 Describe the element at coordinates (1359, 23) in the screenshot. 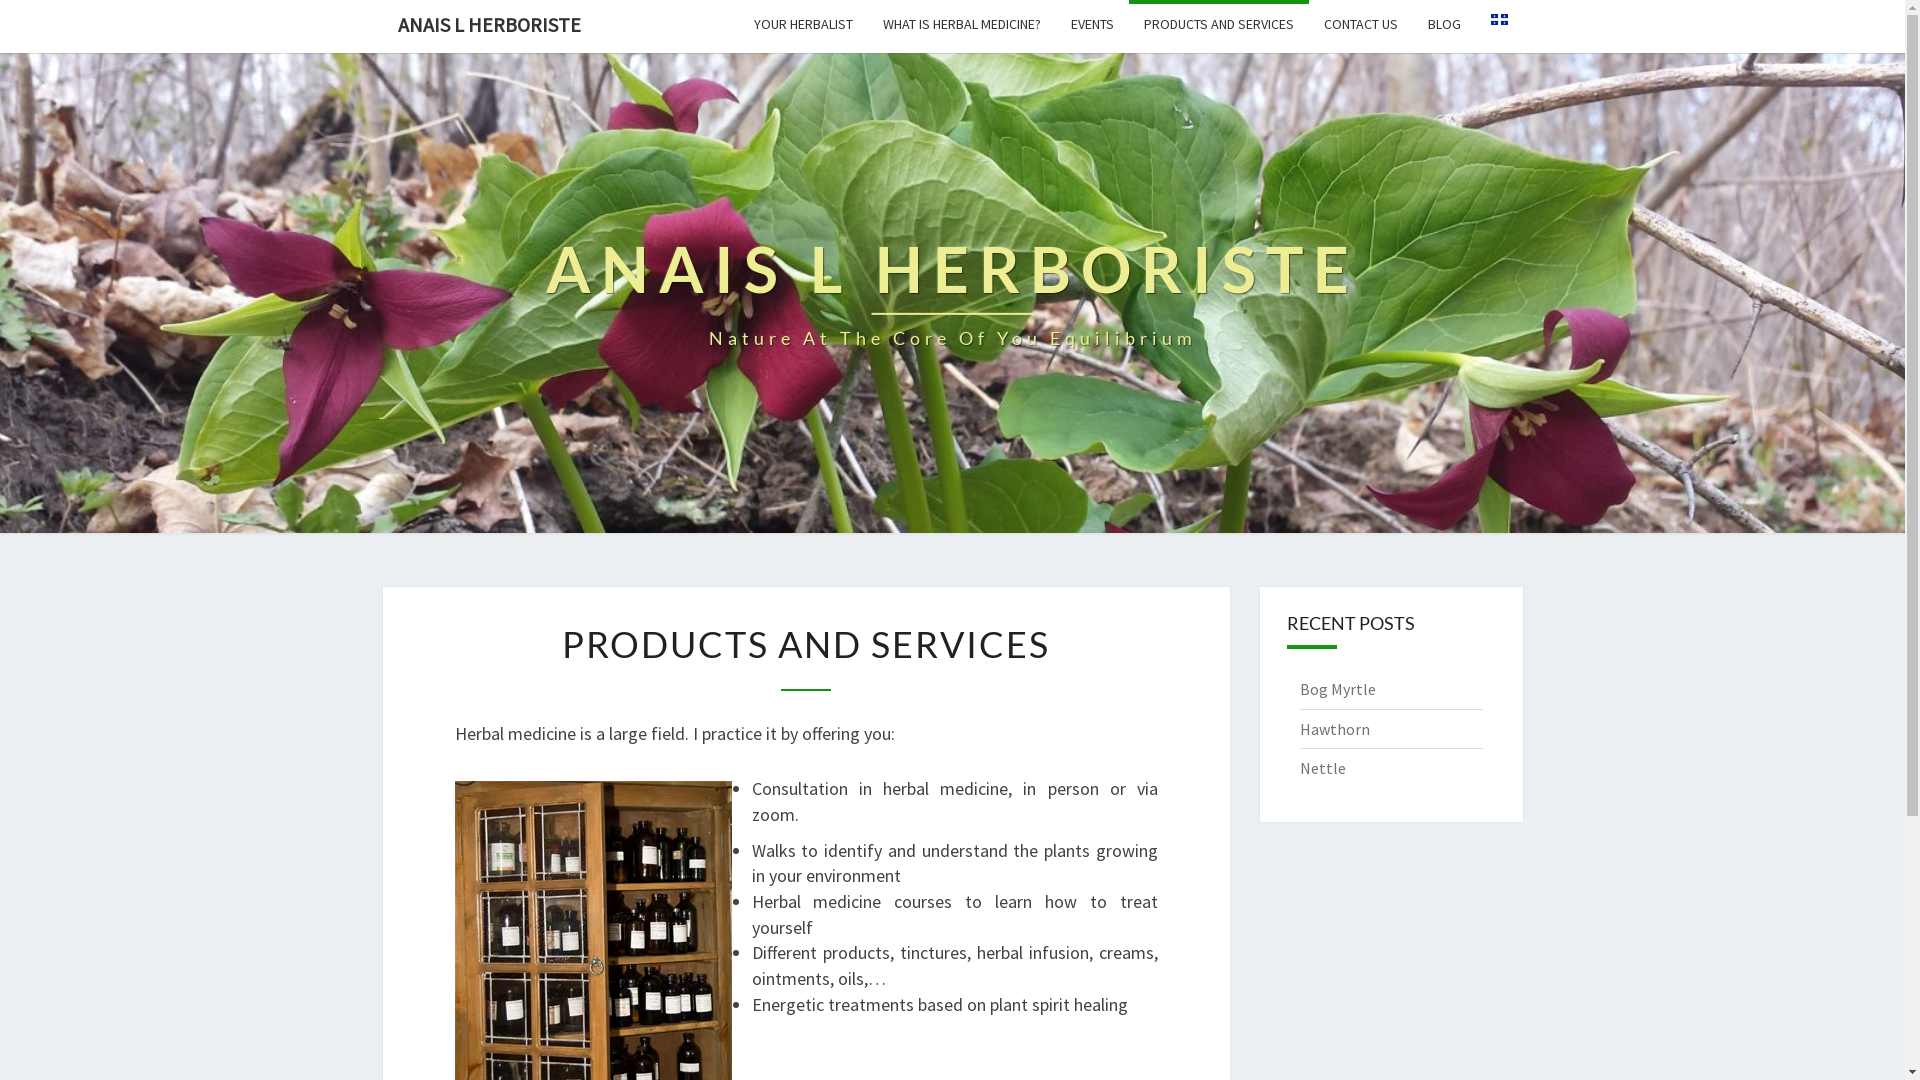

I see `'CONTACT US'` at that location.